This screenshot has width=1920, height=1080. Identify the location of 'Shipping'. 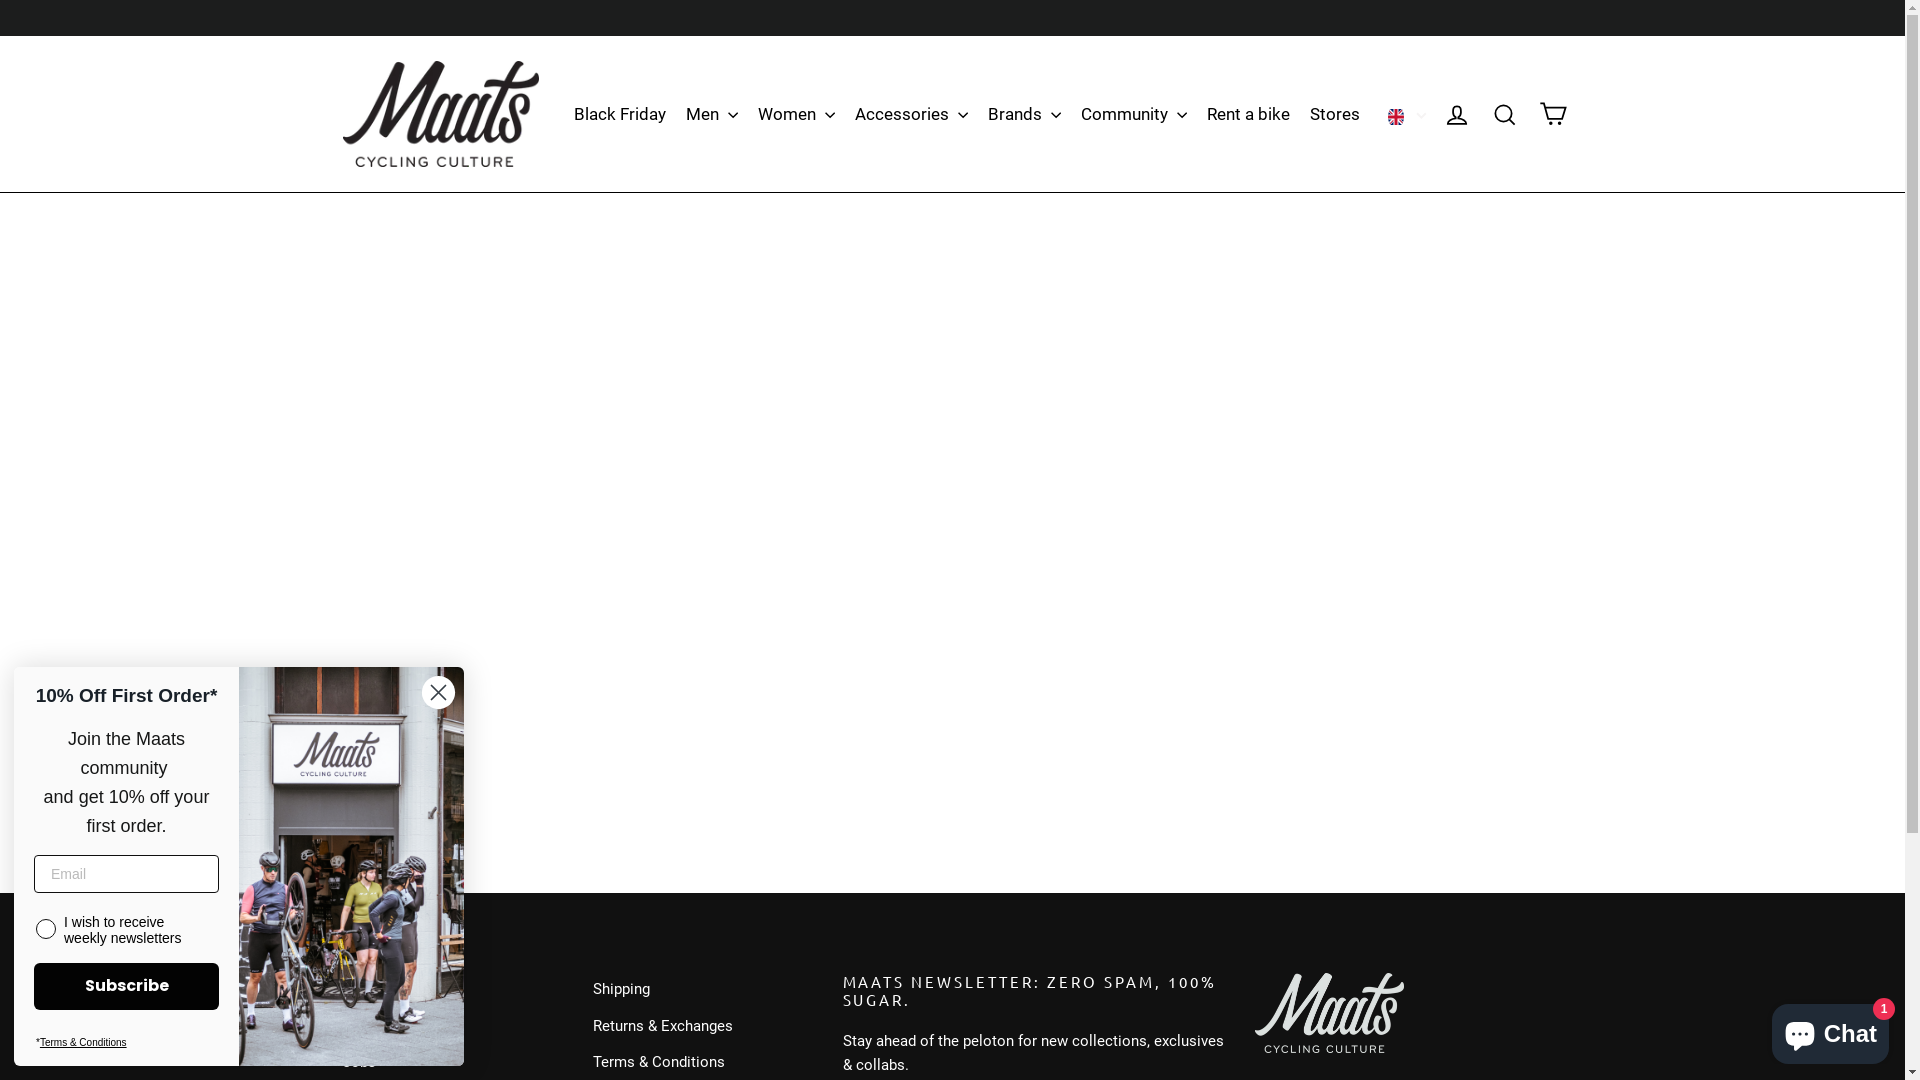
(701, 987).